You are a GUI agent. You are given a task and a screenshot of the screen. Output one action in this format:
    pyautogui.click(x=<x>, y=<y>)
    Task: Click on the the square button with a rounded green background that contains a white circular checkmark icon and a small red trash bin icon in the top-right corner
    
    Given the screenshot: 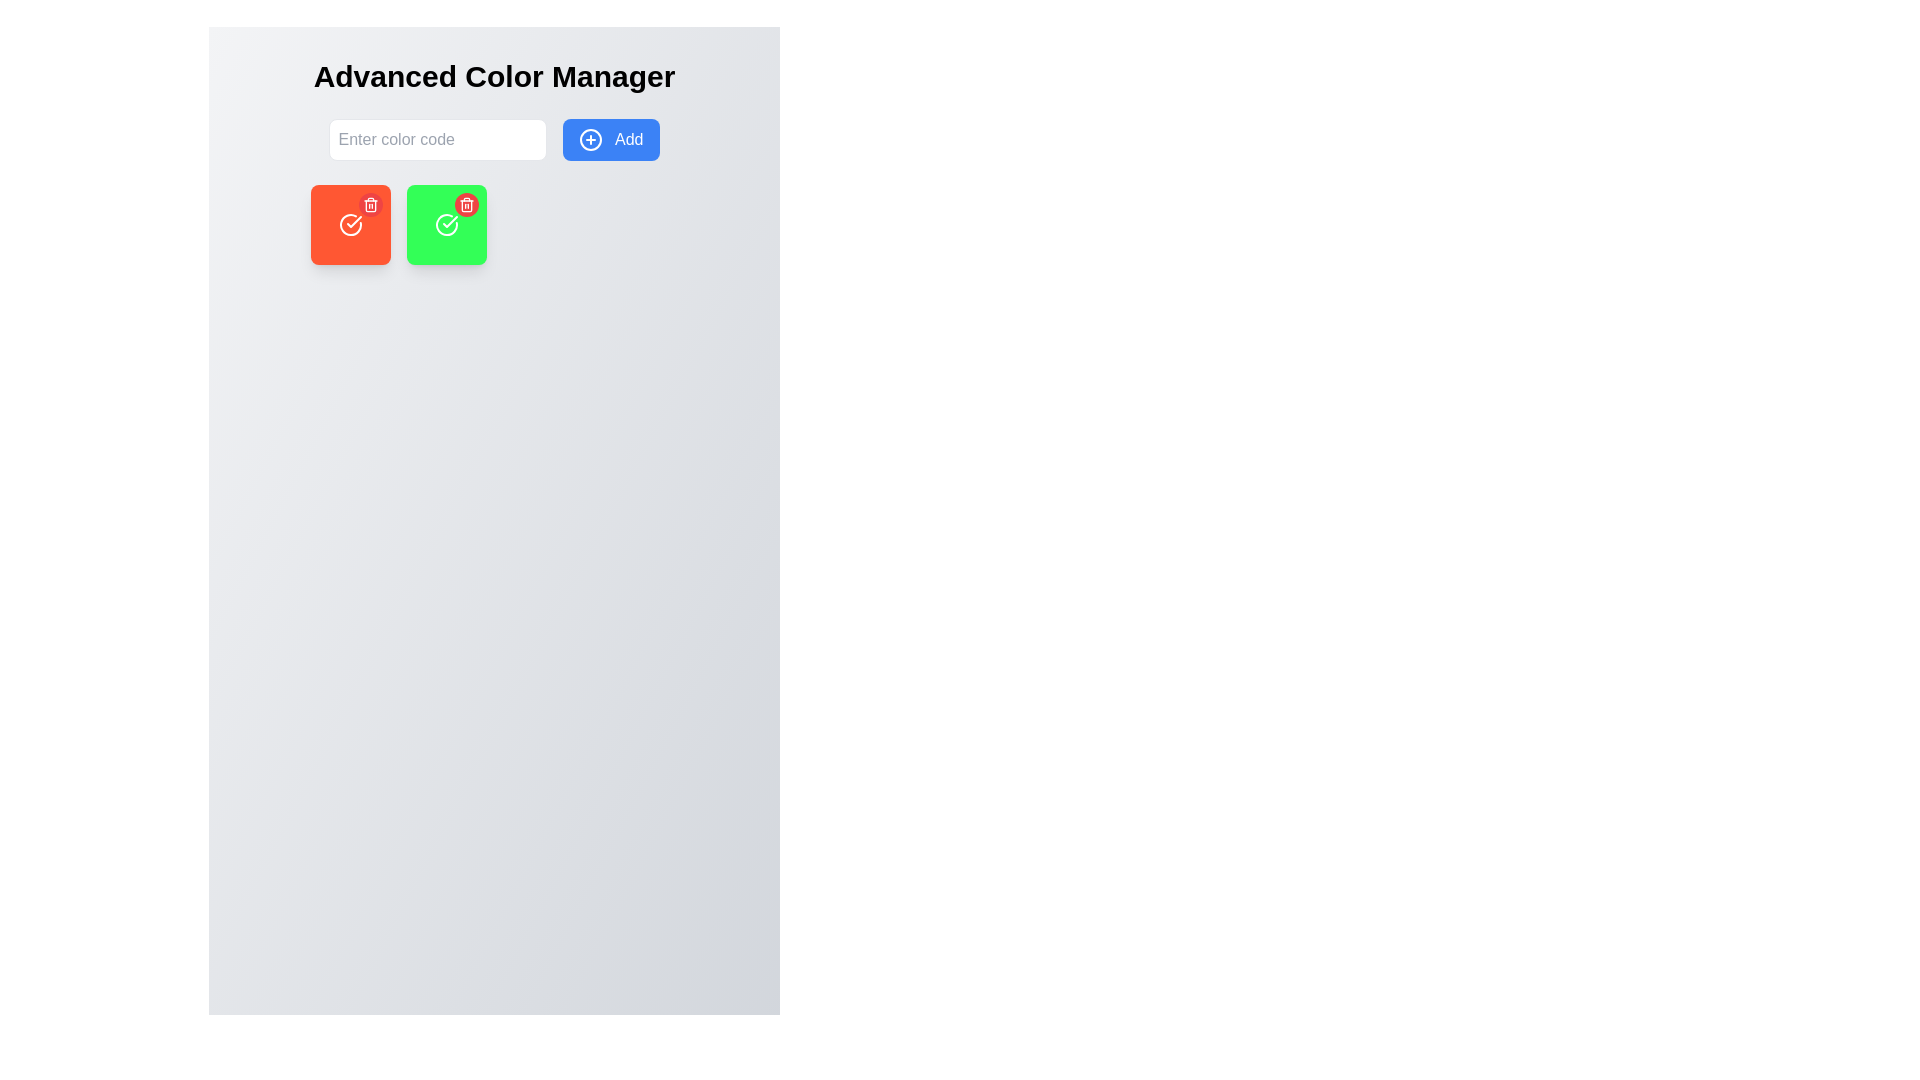 What is the action you would take?
    pyautogui.click(x=445, y=224)
    